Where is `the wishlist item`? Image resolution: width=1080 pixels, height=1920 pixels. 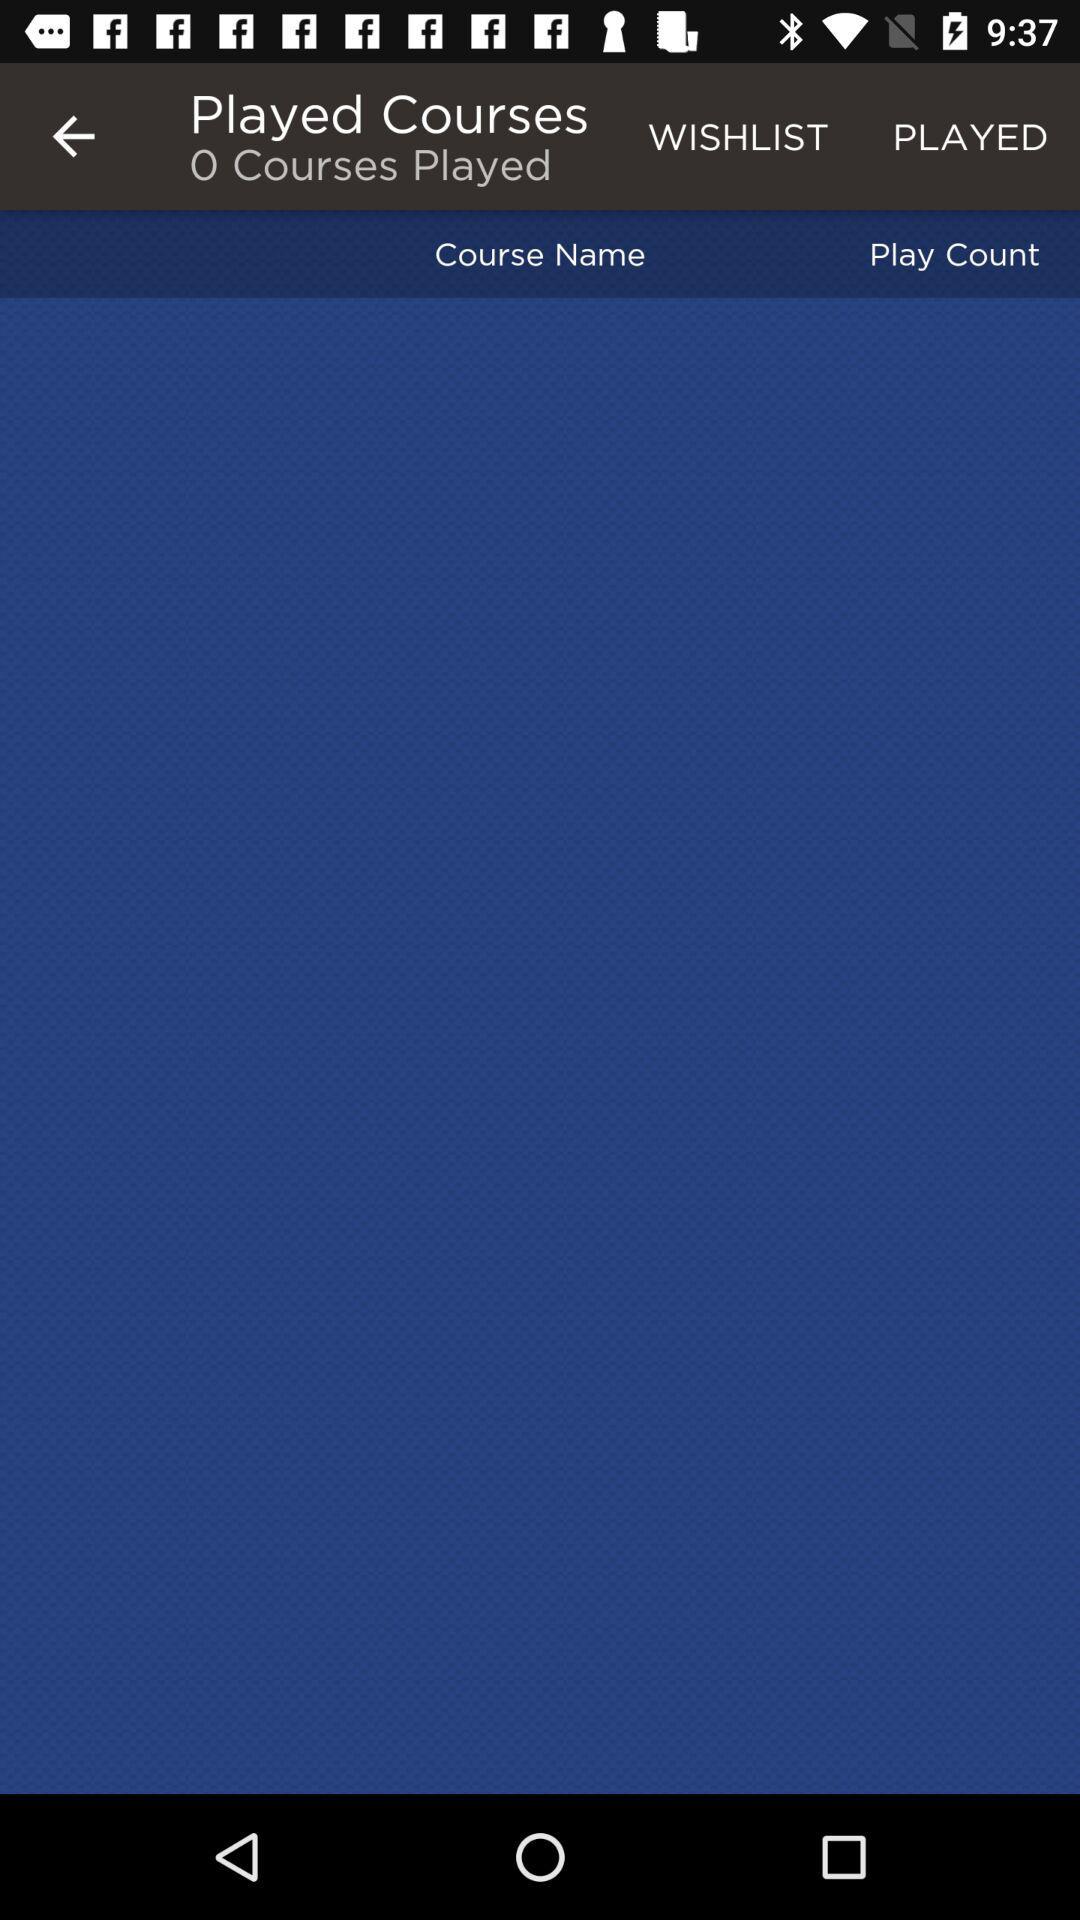
the wishlist item is located at coordinates (738, 135).